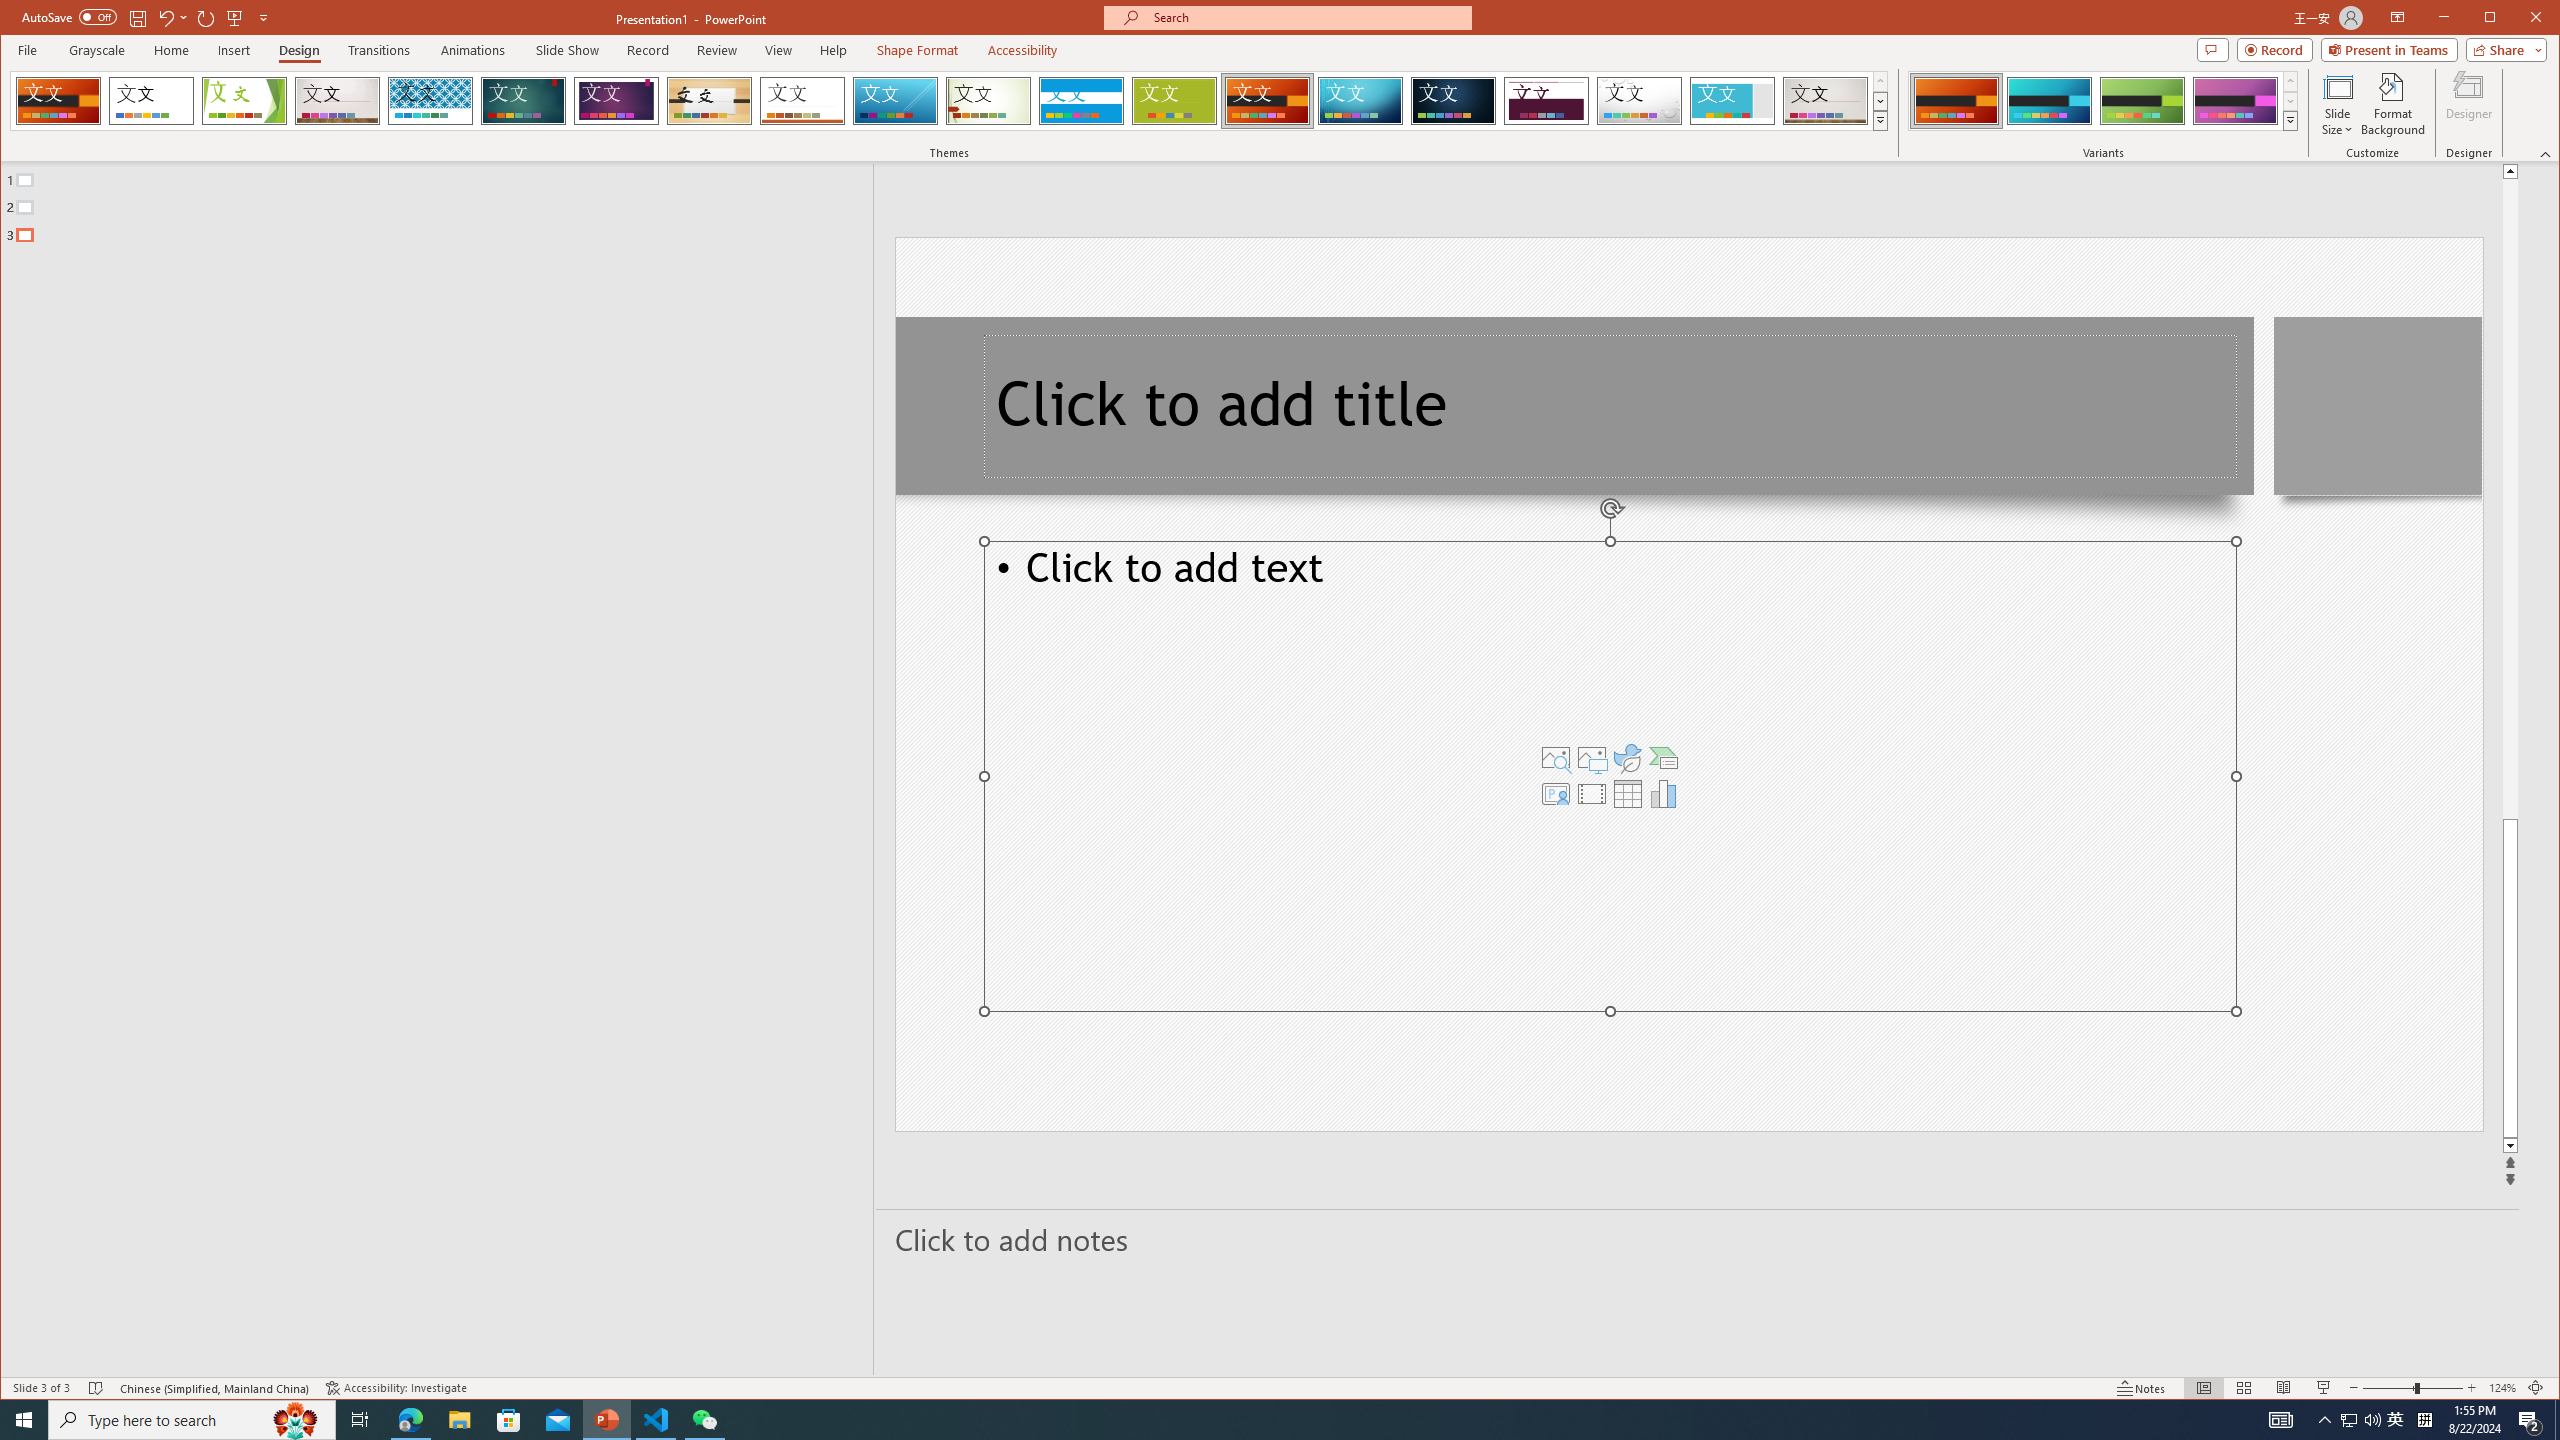 This screenshot has width=2560, height=1440. Describe the element at coordinates (1663, 758) in the screenshot. I see `'Insert a SmartArt Graphic'` at that location.